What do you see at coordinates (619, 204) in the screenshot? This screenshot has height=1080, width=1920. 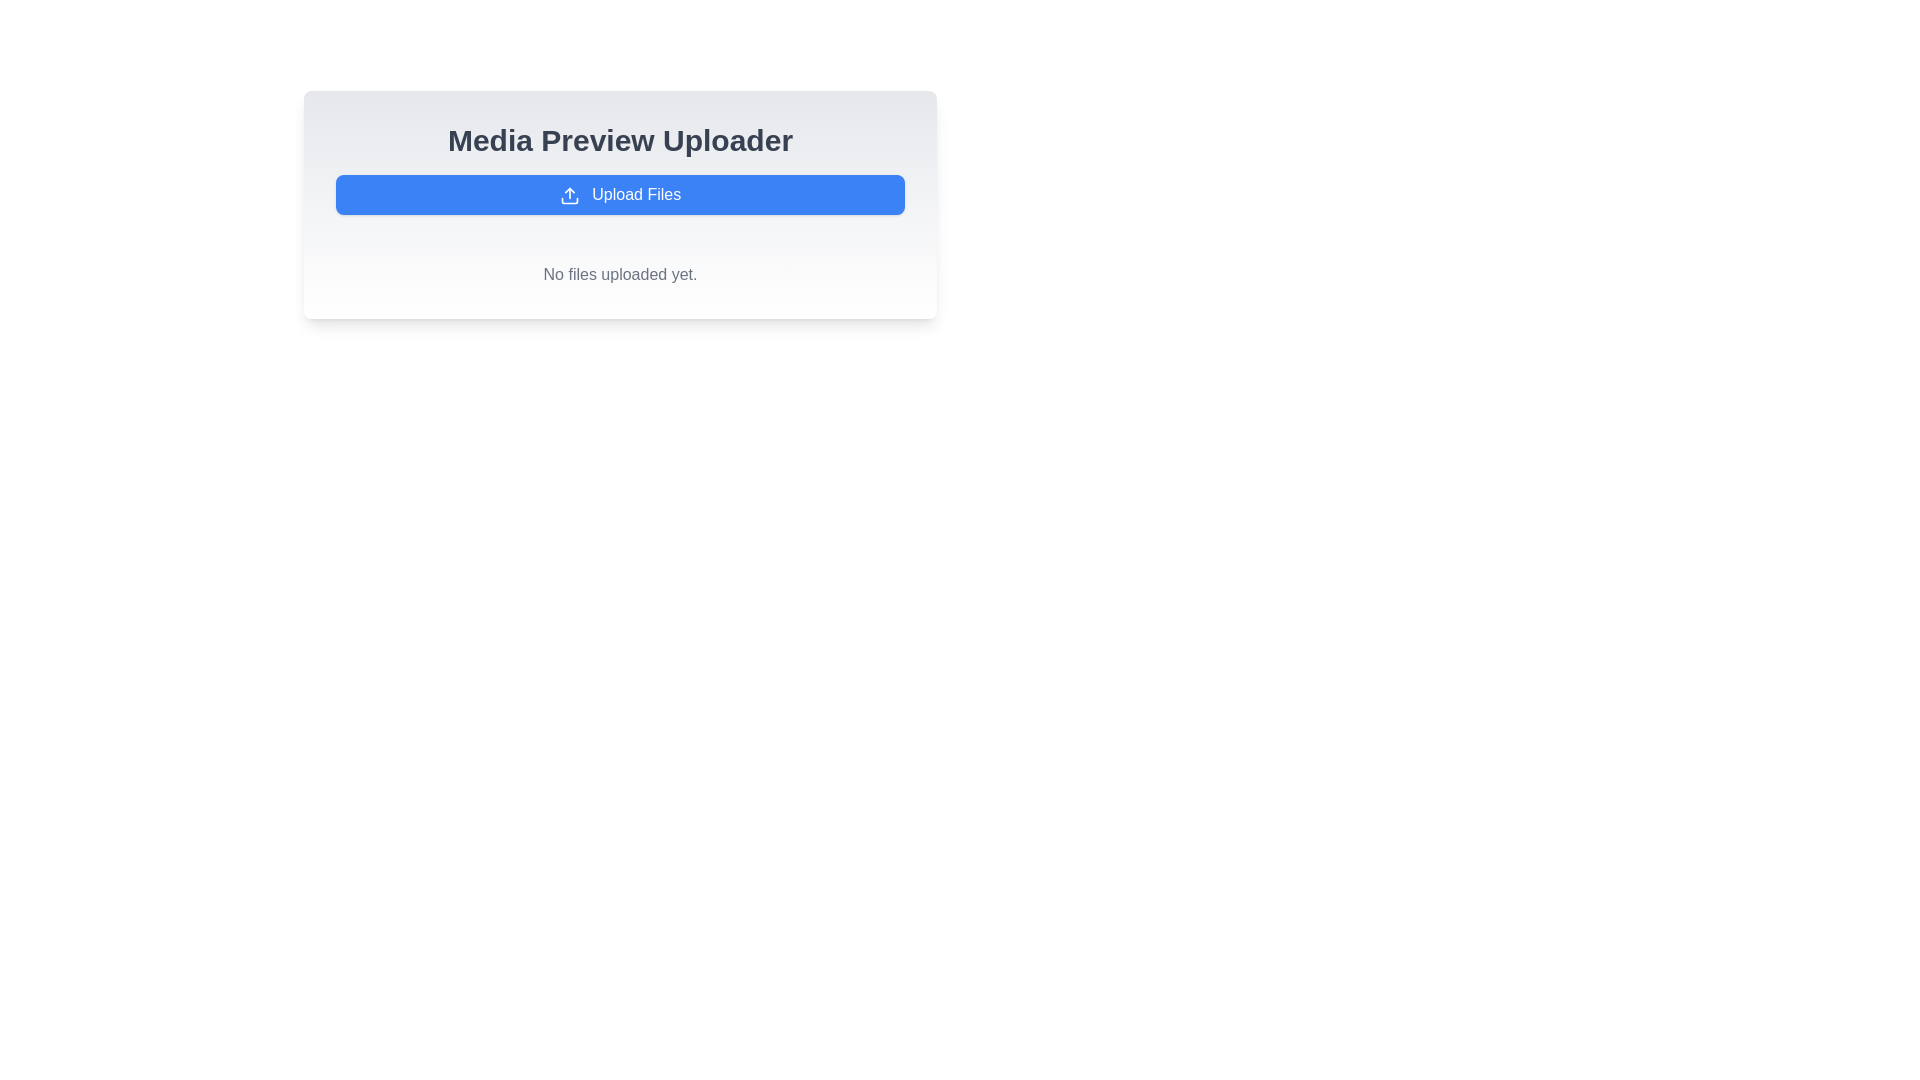 I see `the 'Upload Files' button in the 'Media Preview Uploader' component to initiate the file upload` at bounding box center [619, 204].